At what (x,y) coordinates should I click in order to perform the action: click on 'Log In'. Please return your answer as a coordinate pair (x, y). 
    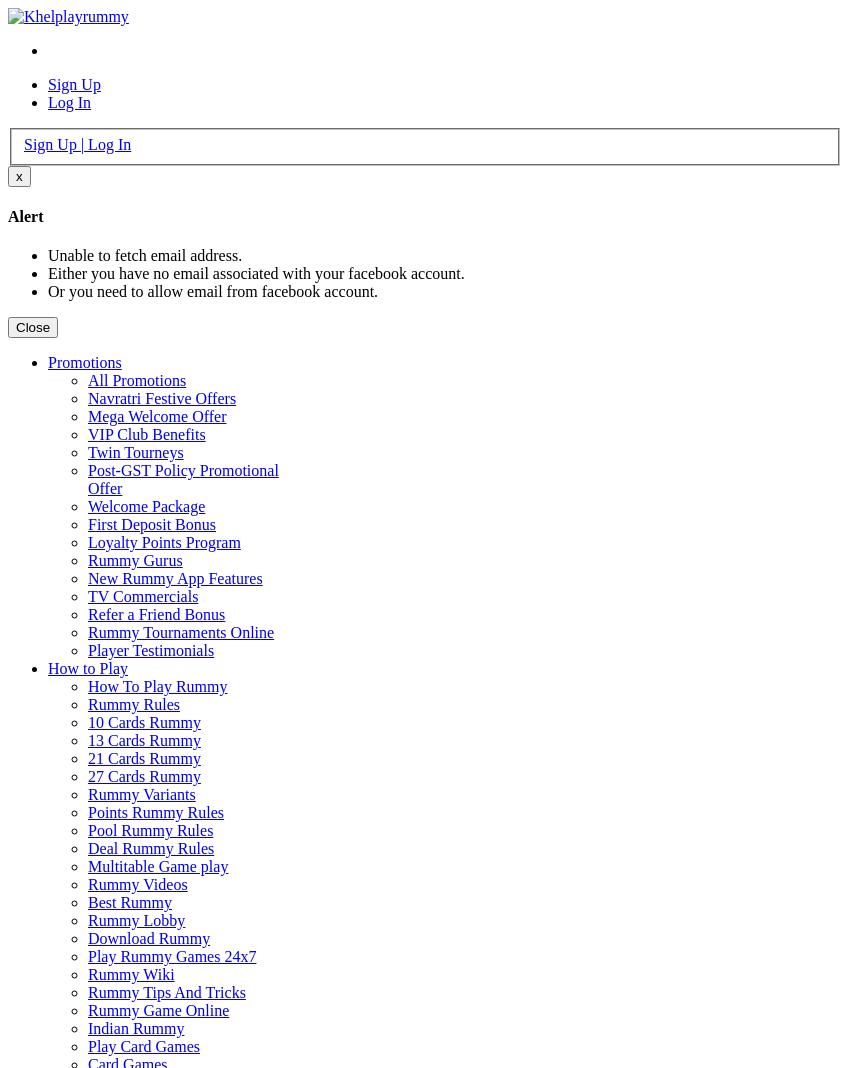
    Looking at the image, I should click on (69, 101).